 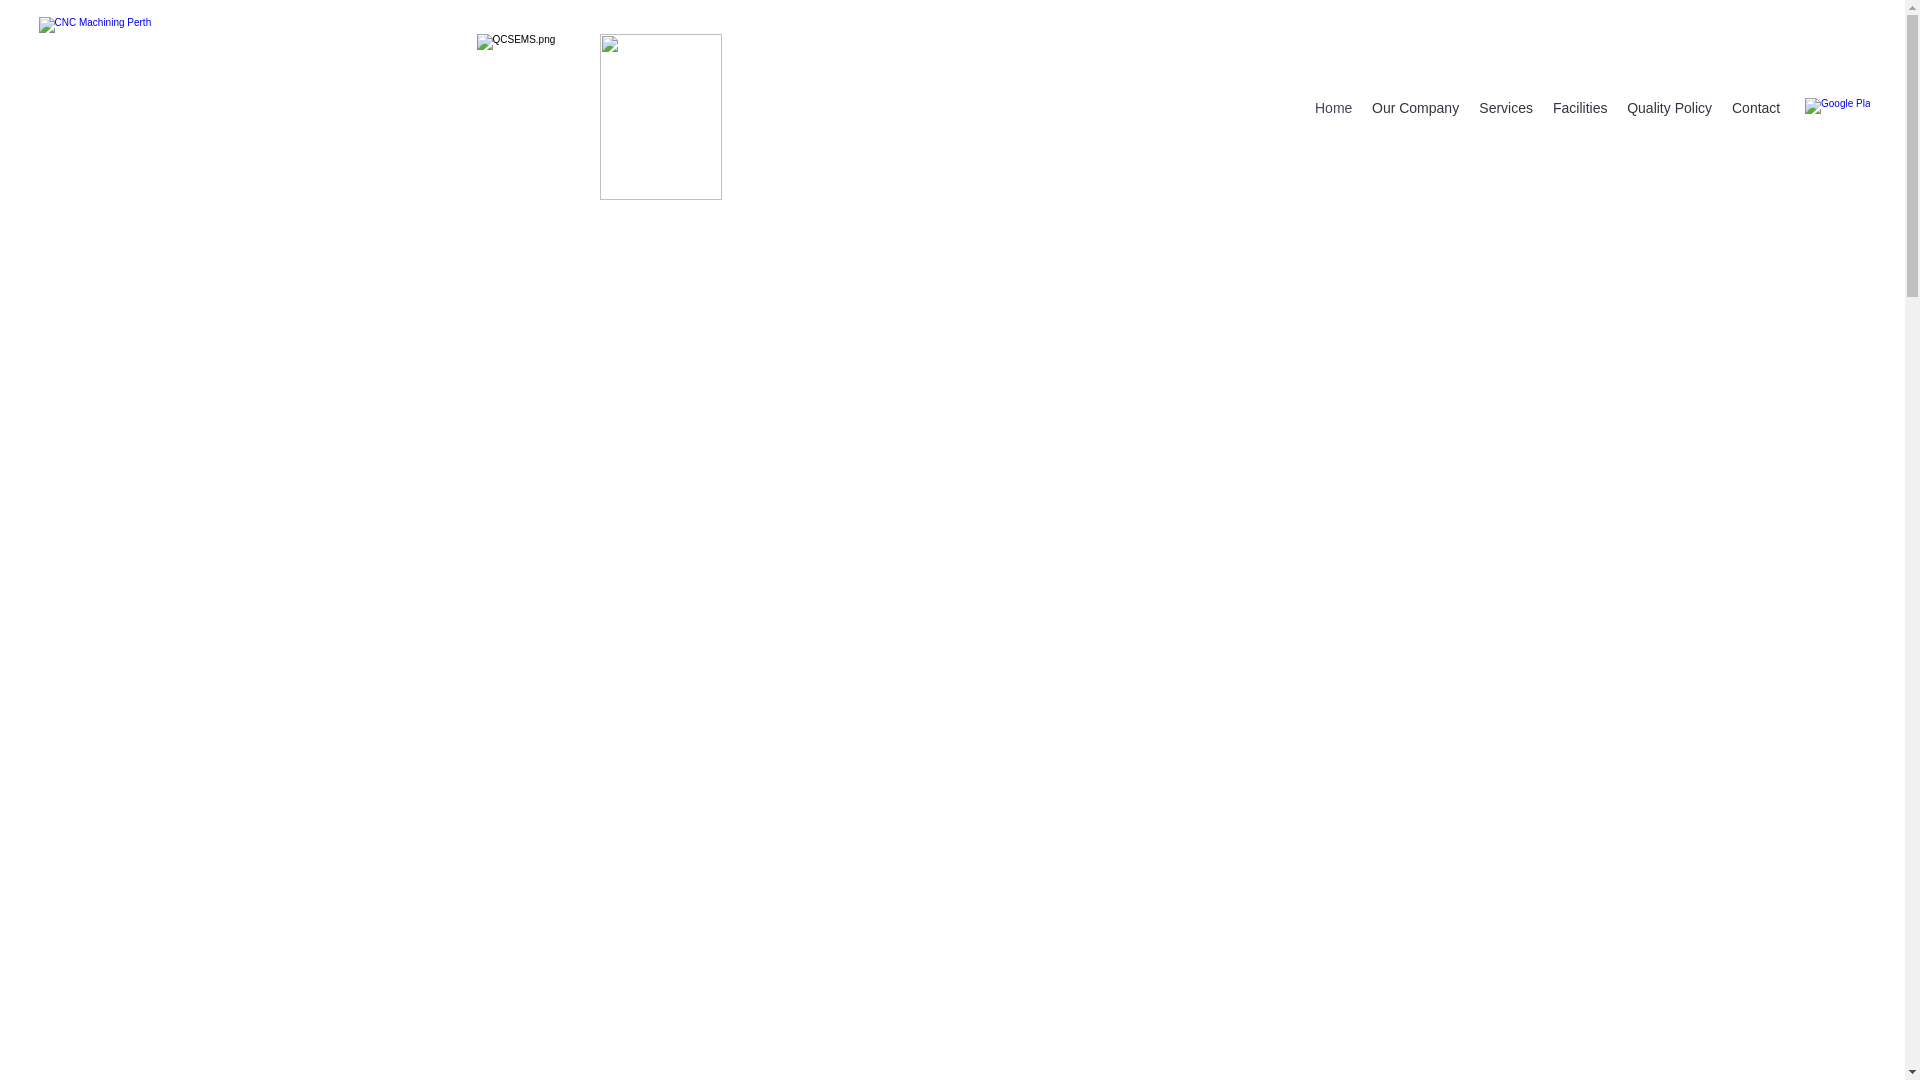 I want to click on 'Our Company', so click(x=1414, y=108).